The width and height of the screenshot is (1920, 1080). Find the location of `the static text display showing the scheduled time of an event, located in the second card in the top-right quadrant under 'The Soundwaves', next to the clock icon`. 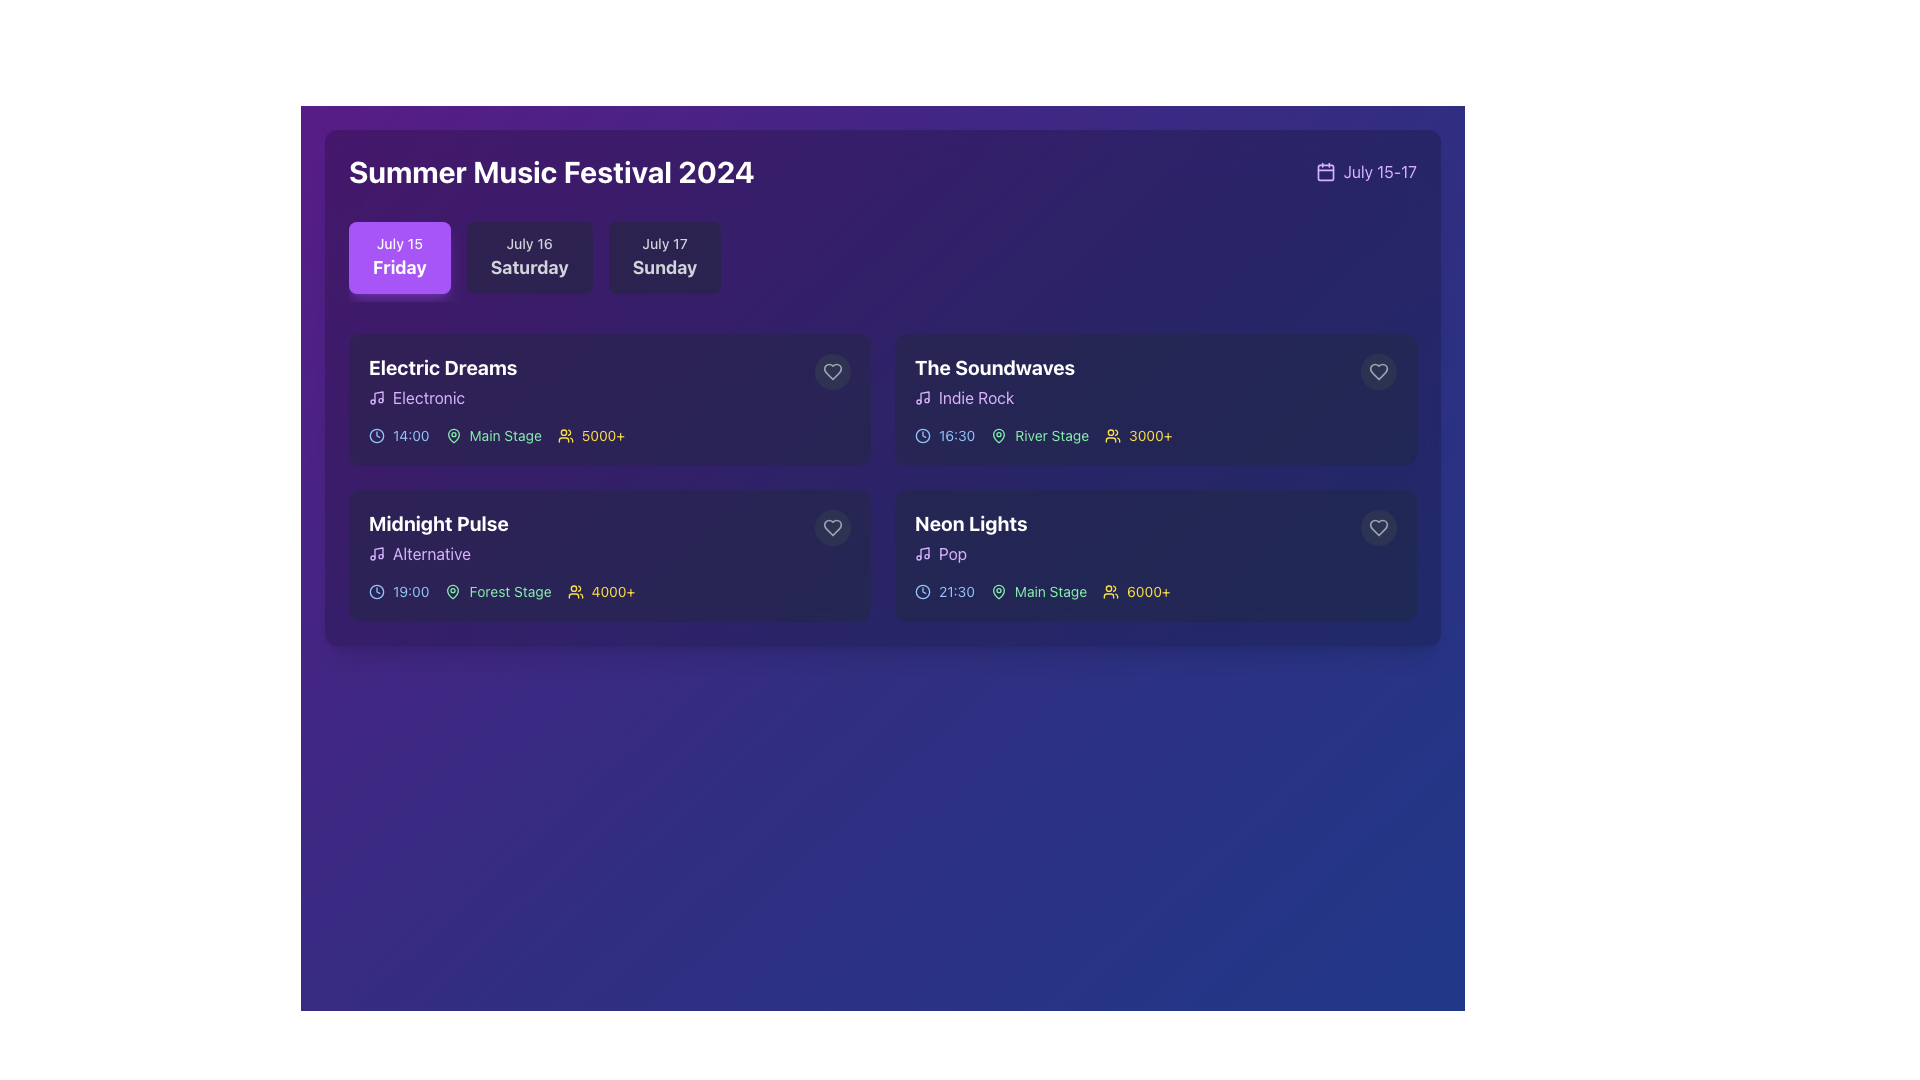

the static text display showing the scheduled time of an event, located in the second card in the top-right quadrant under 'The Soundwaves', next to the clock icon is located at coordinates (956, 434).